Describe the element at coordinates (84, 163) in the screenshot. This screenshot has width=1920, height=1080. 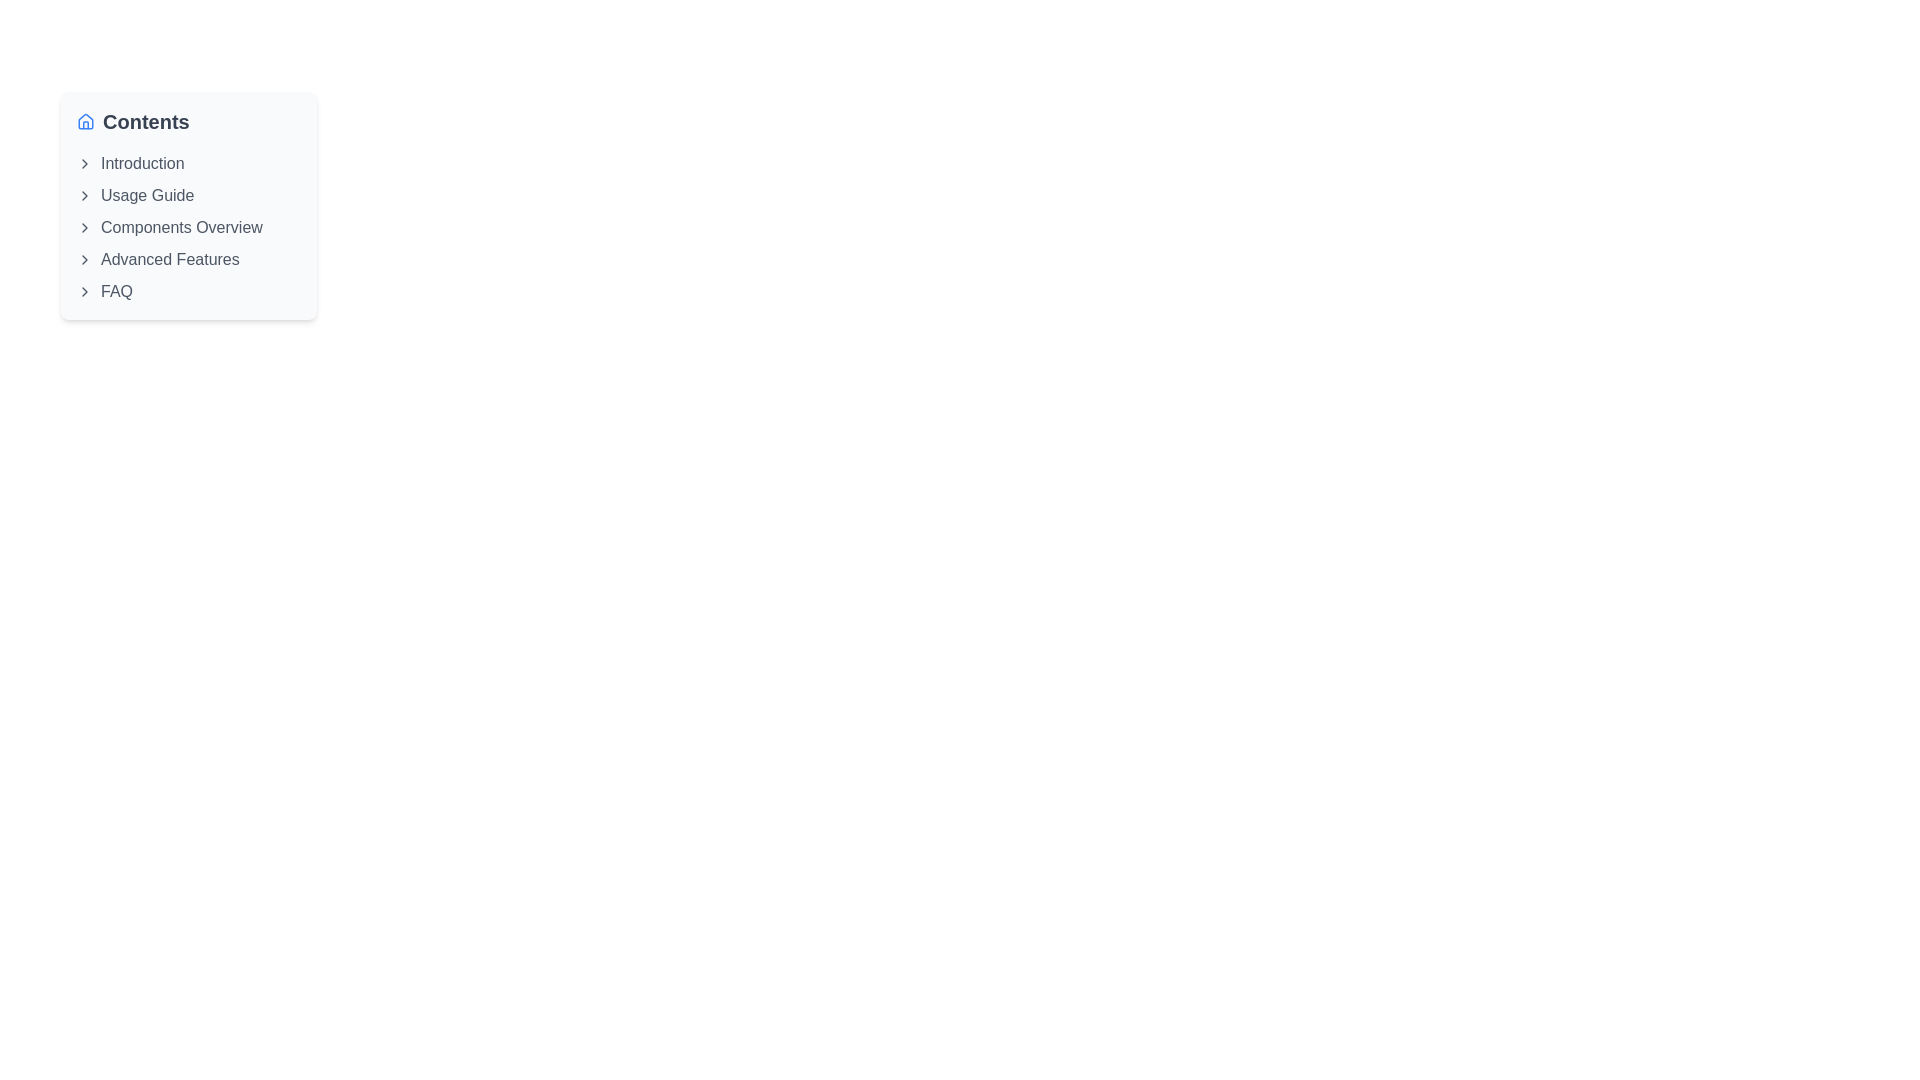
I see `the chevron icon located to the left of the 'Introduction' text in the navigation menu` at that location.